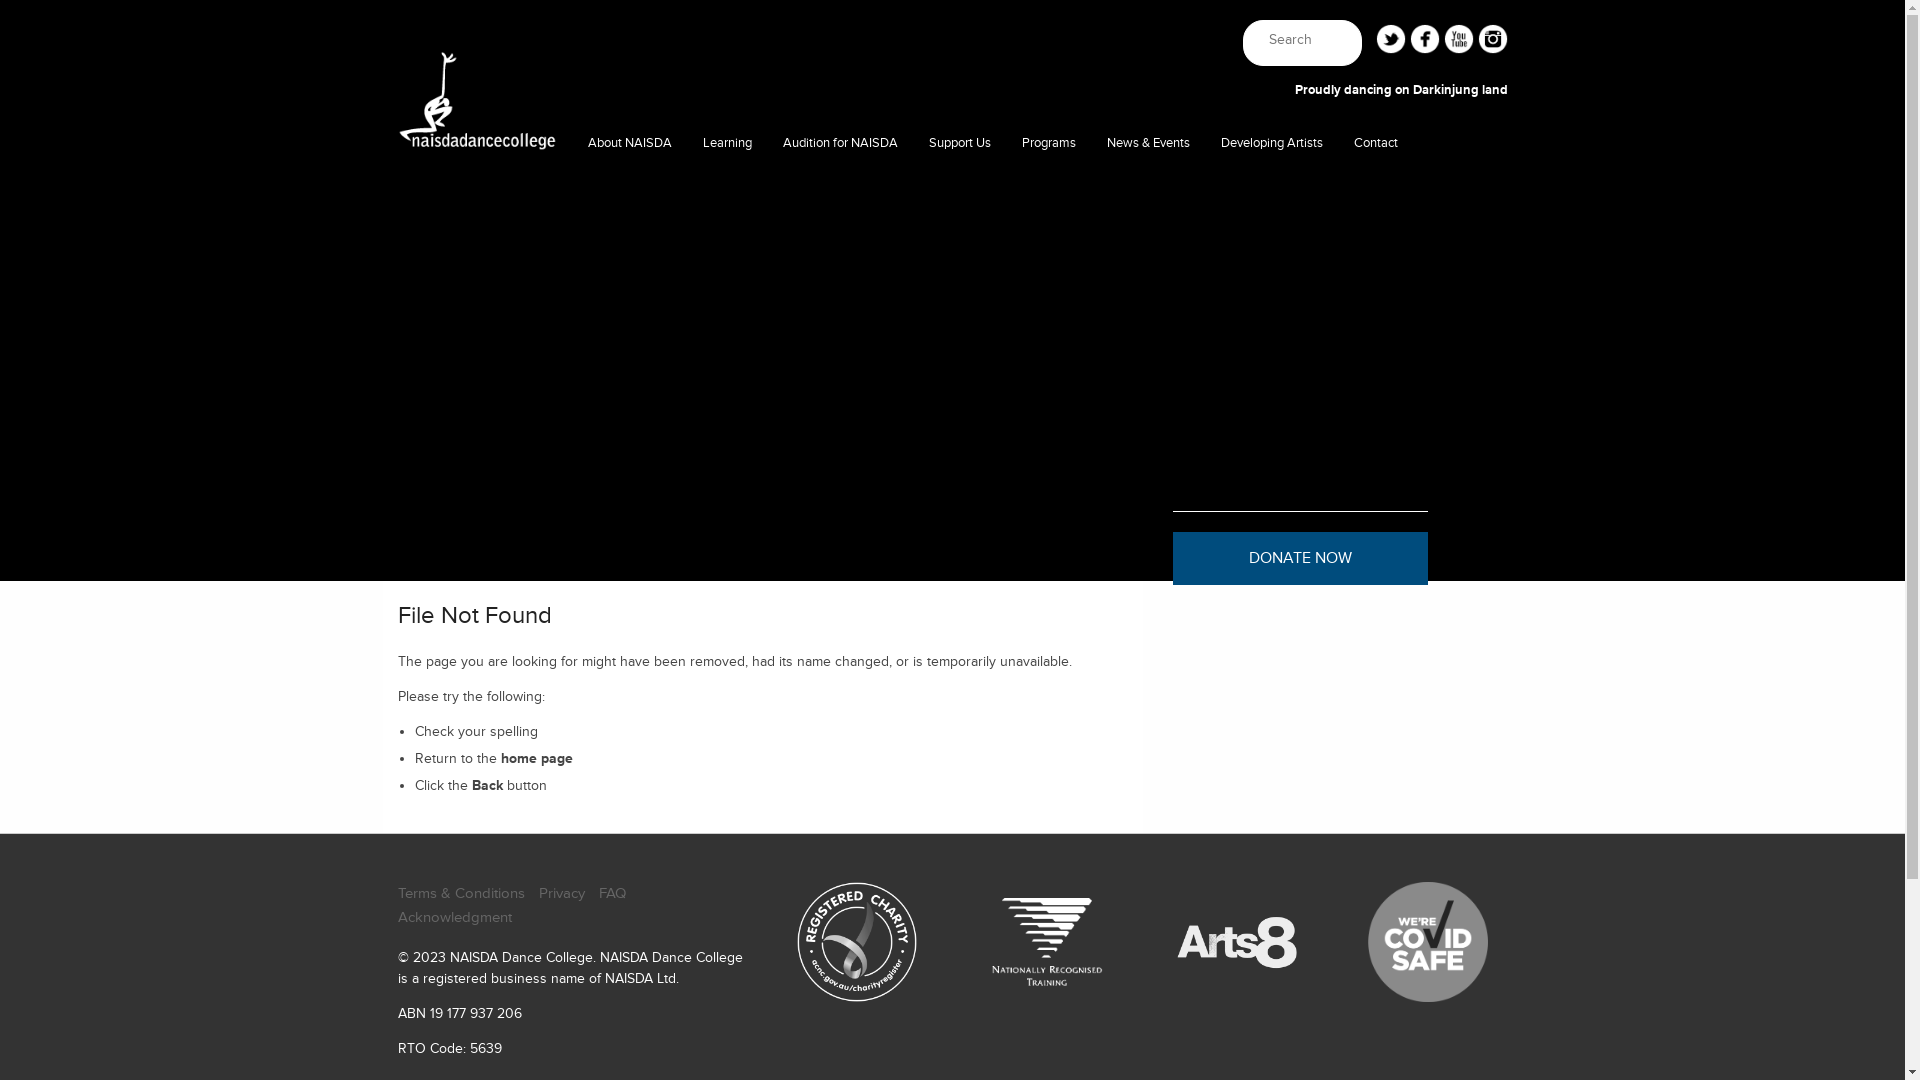 The height and width of the screenshot is (1080, 1920). What do you see at coordinates (610, 893) in the screenshot?
I see `'FAQ'` at bounding box center [610, 893].